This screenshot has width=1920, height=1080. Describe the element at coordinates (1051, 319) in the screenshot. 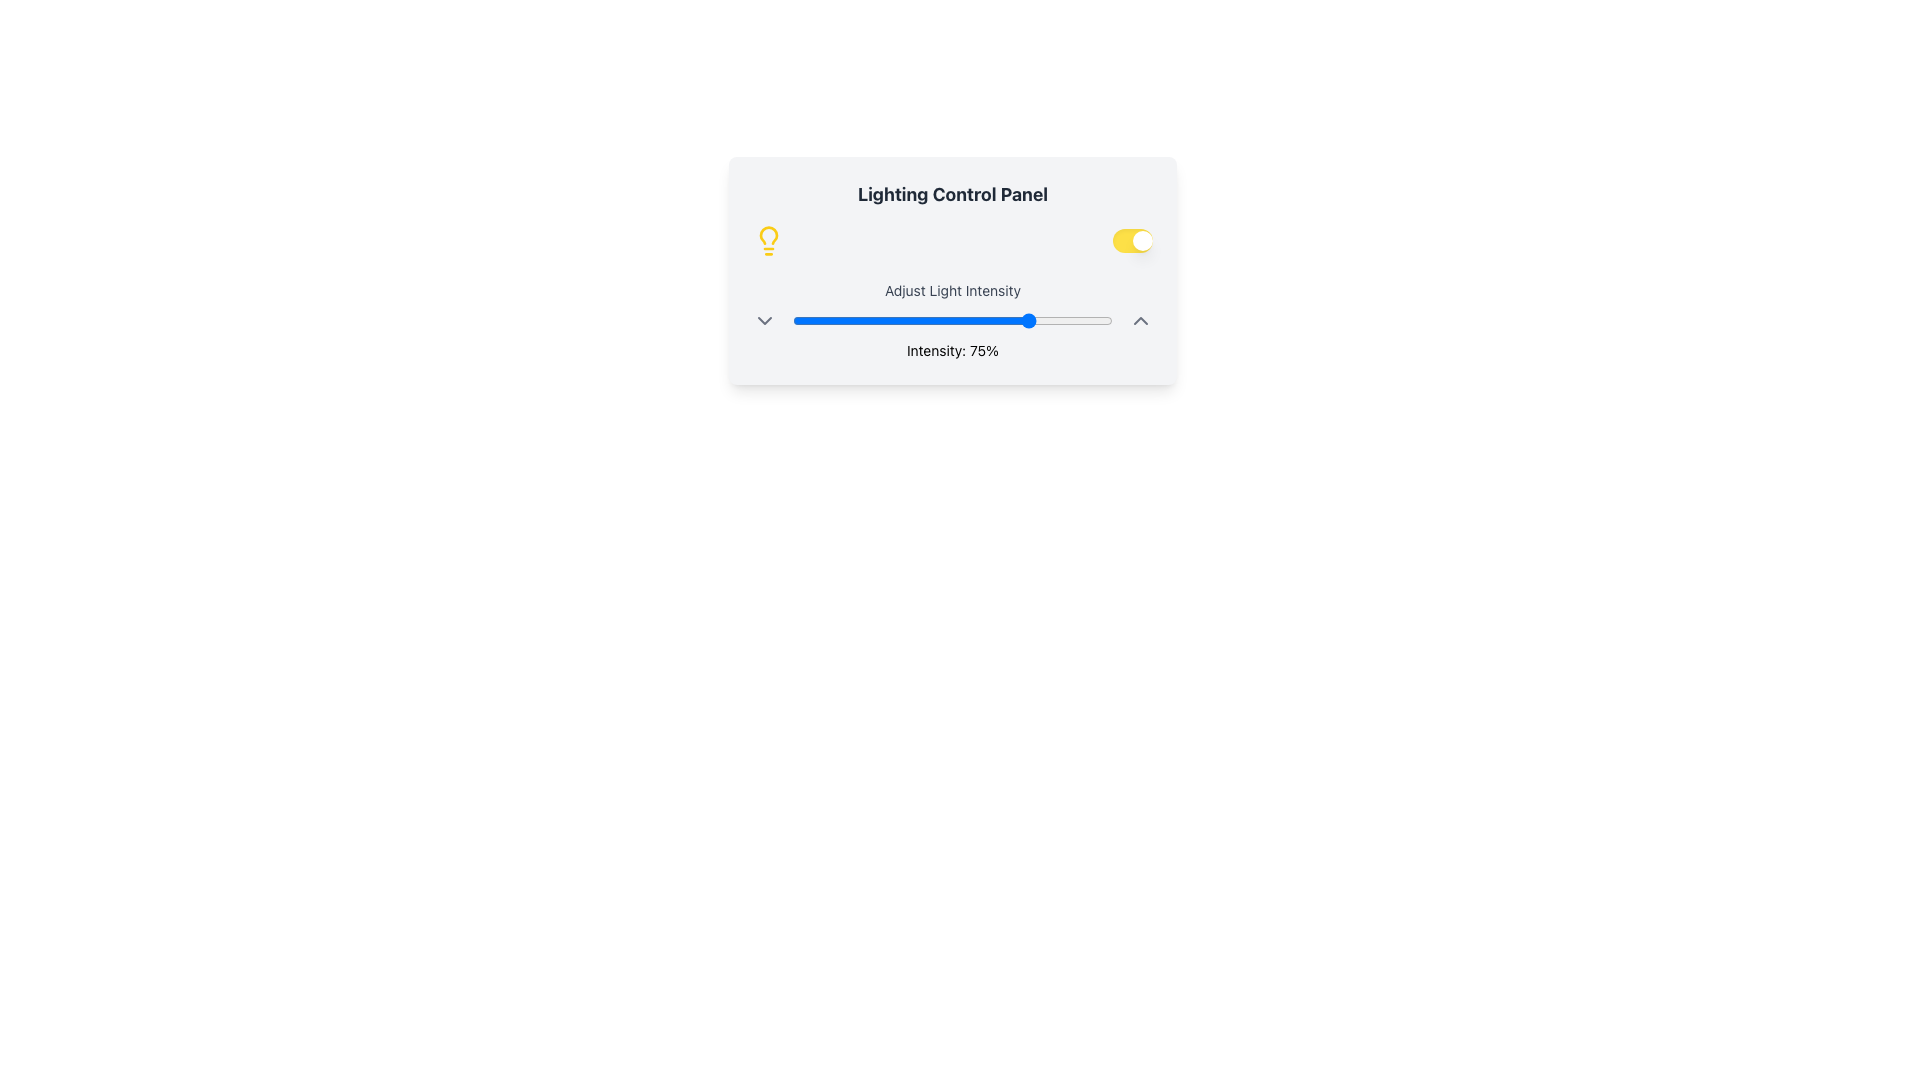

I see `light intensity` at that location.